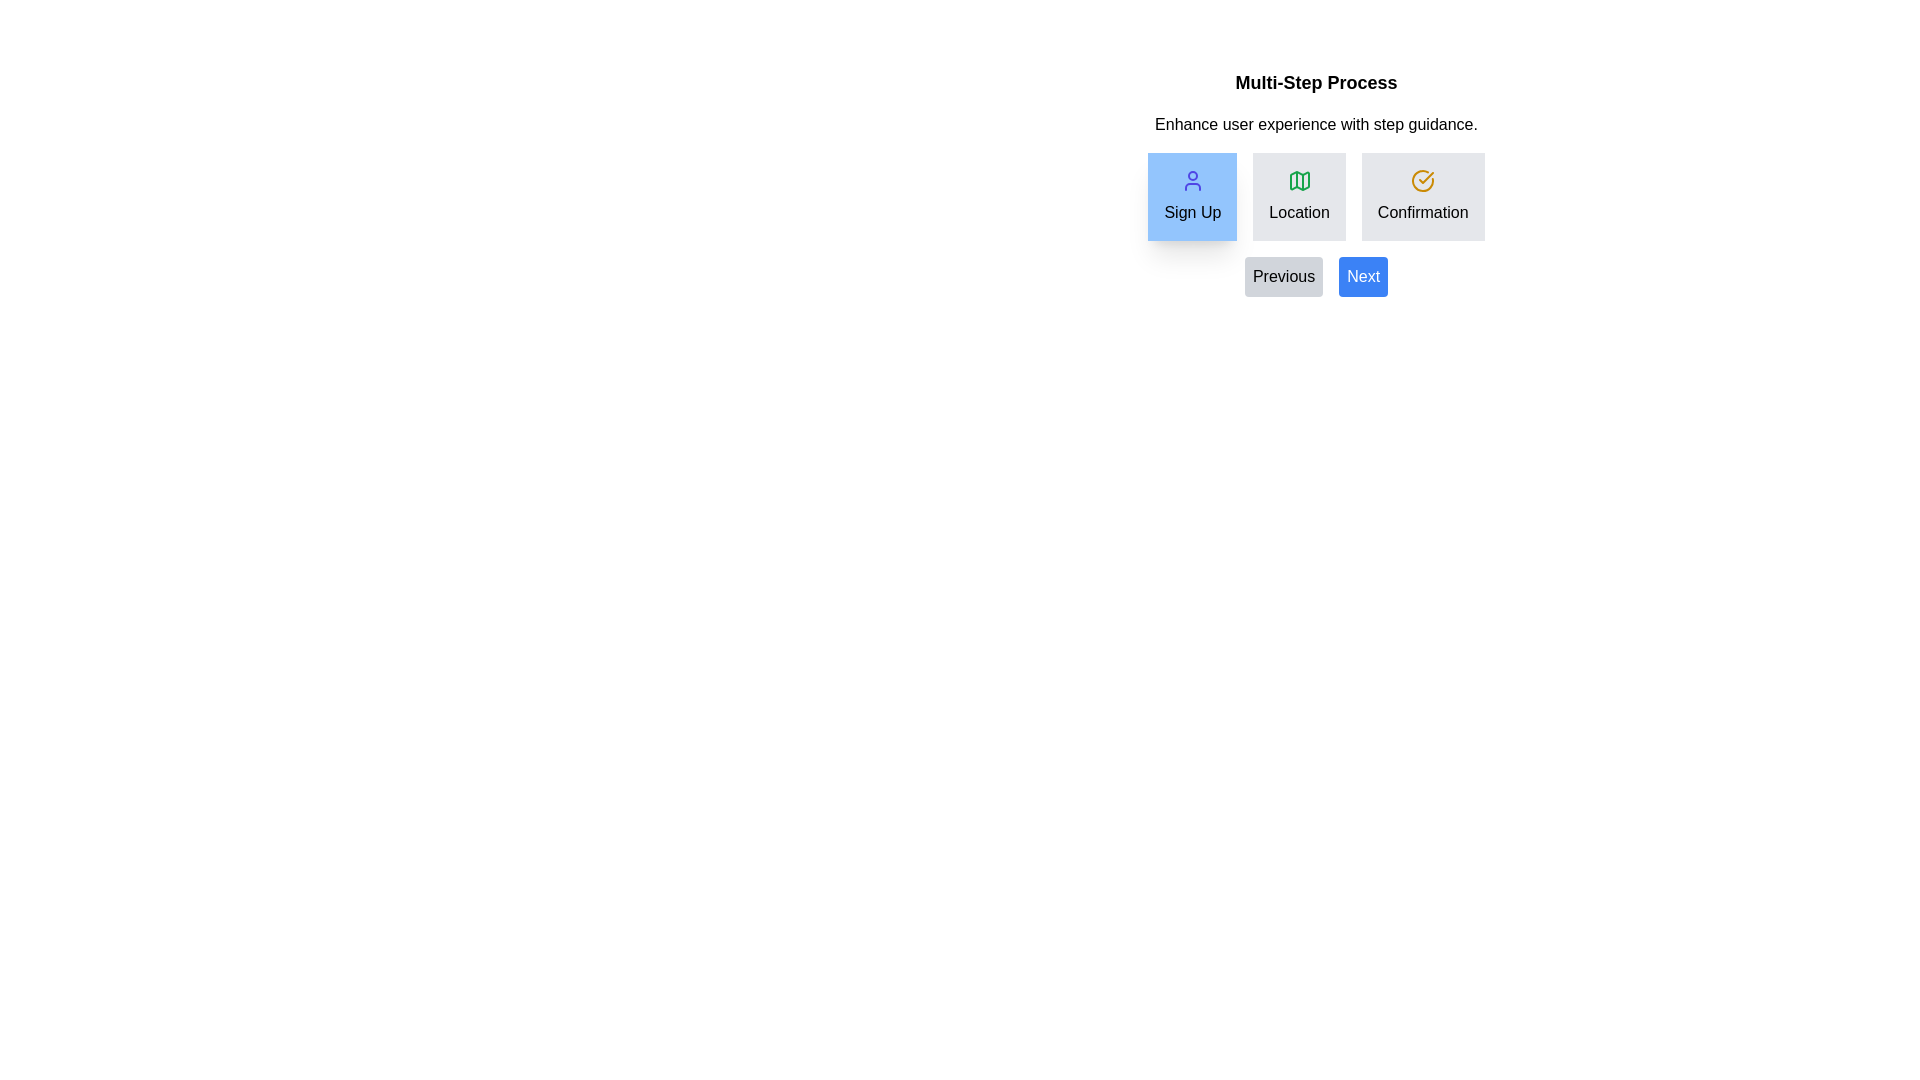  I want to click on the blue rectangular button labeled 'Next', so click(1362, 277).